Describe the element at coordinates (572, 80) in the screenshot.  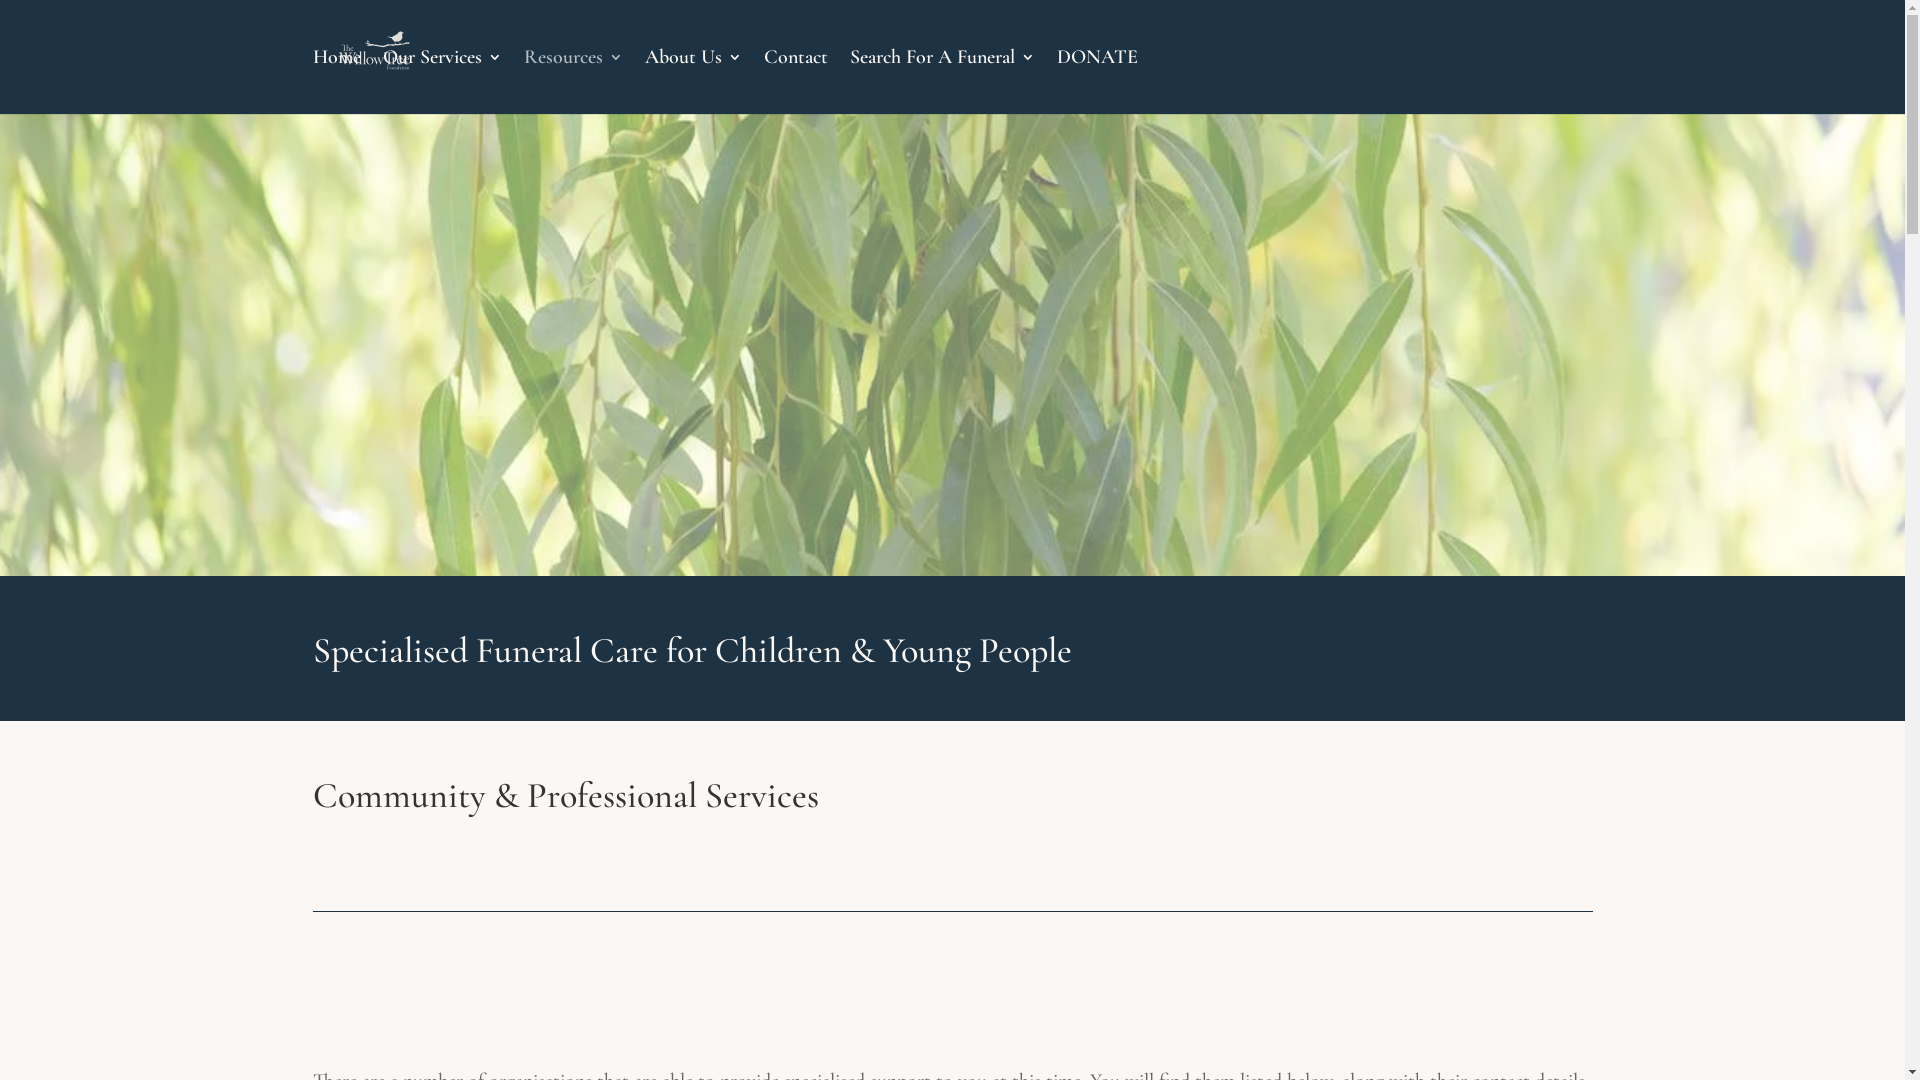
I see `'Resources'` at that location.